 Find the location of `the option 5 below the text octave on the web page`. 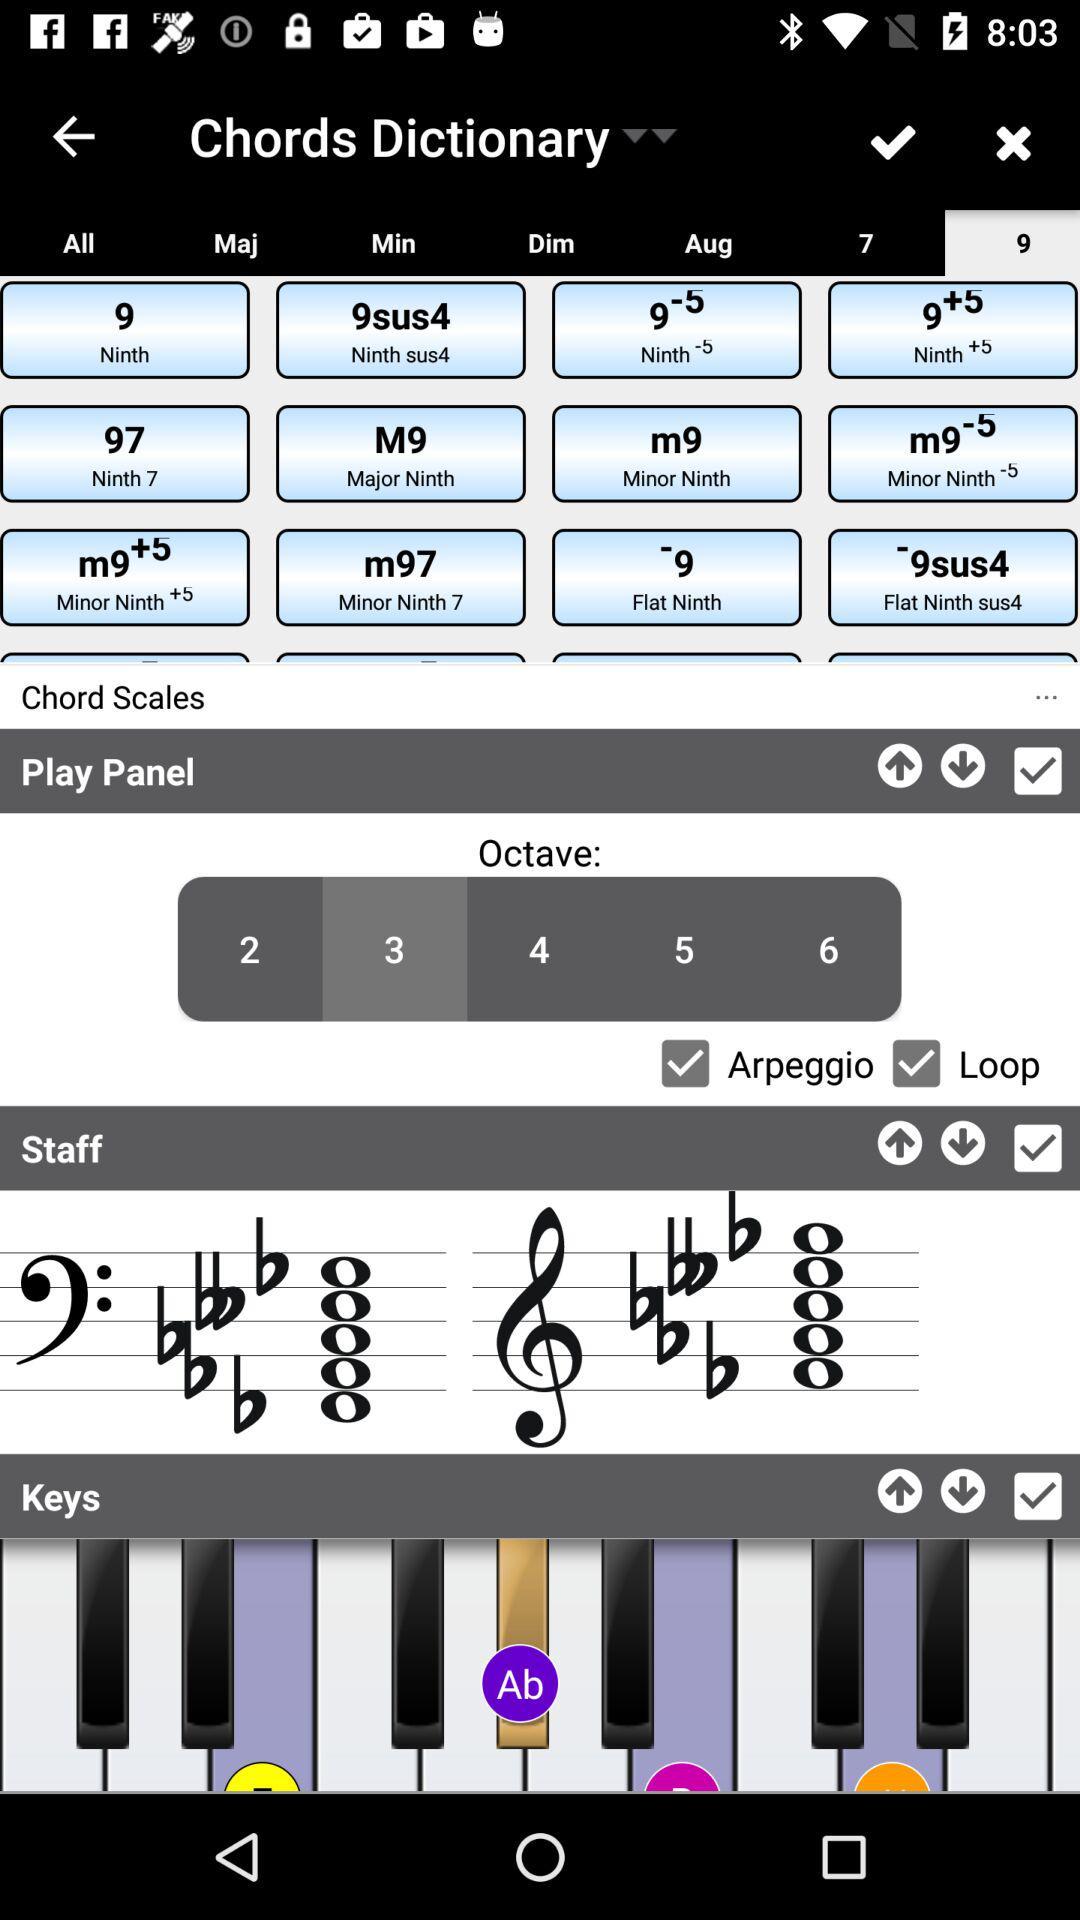

the option 5 below the text octave on the web page is located at coordinates (683, 948).